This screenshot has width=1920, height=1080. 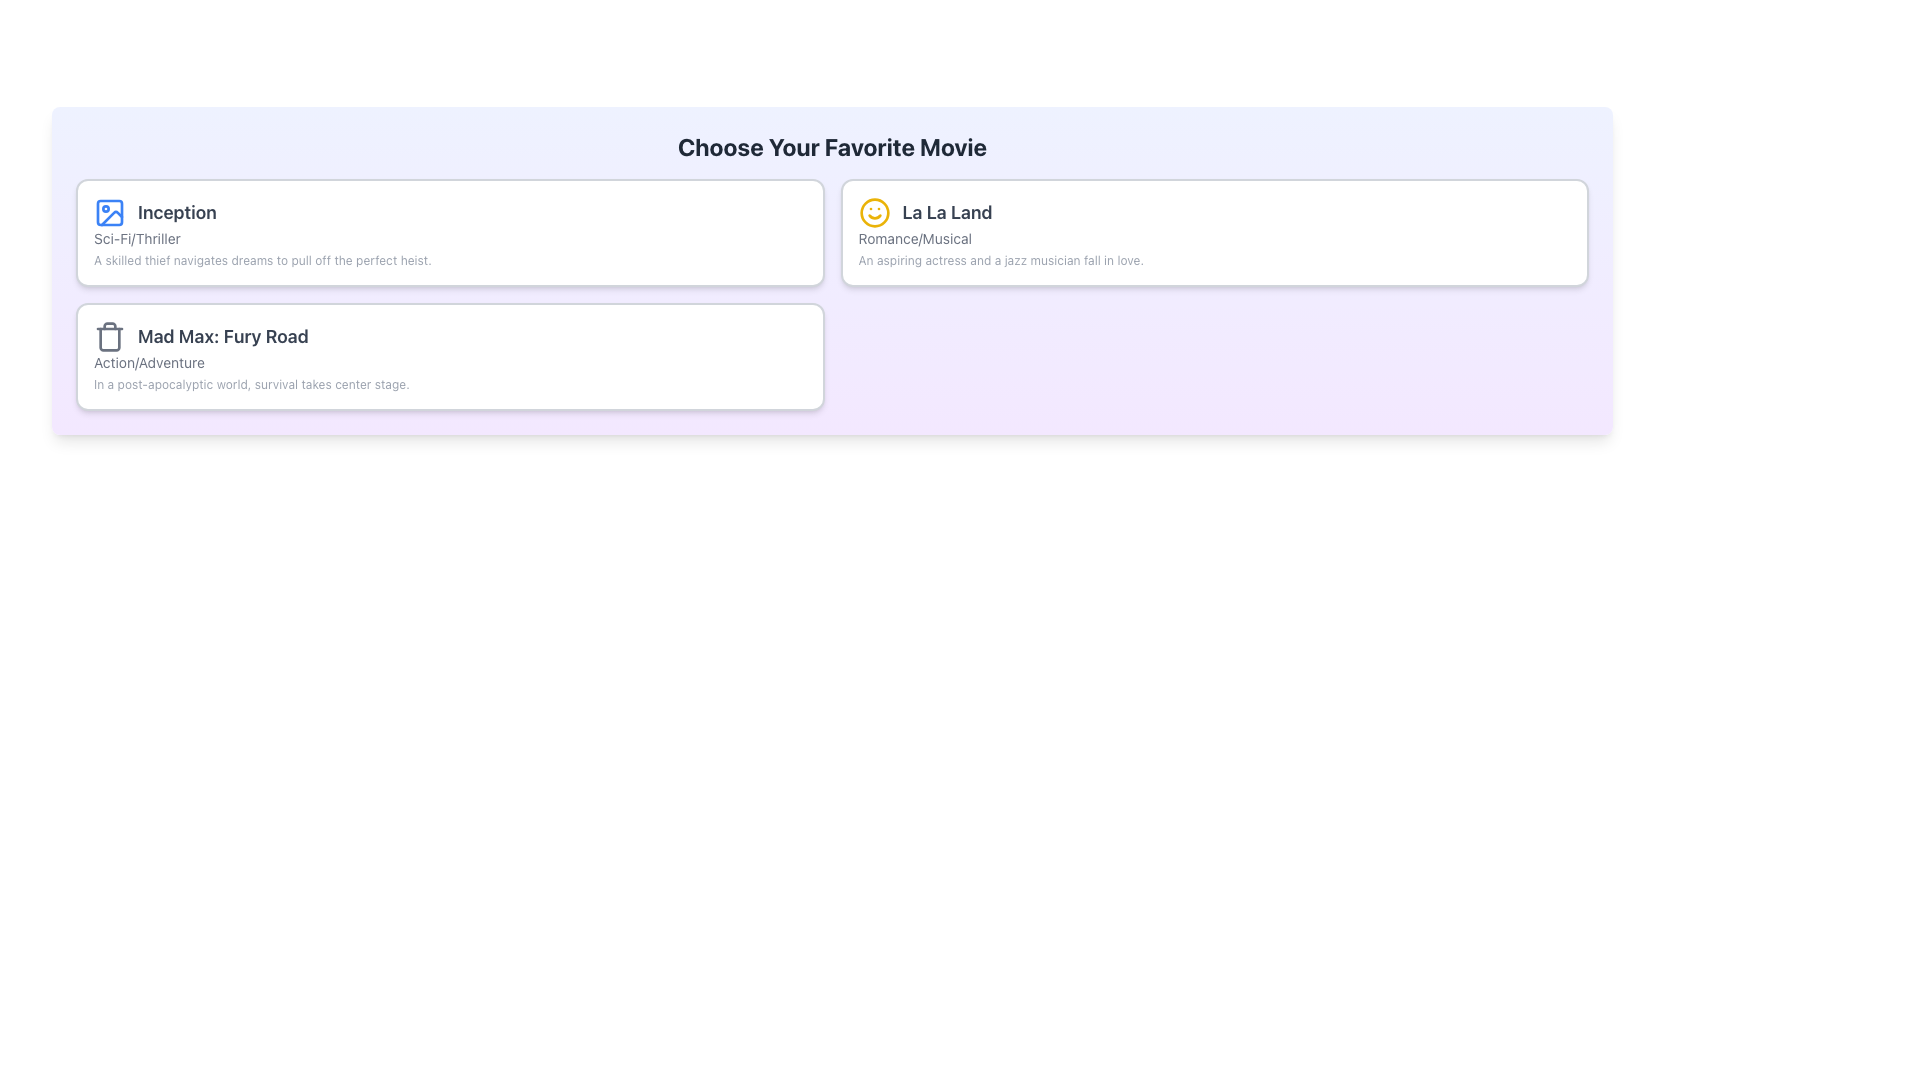 I want to click on the interactive movie card located in the first row and first column of the grid, so click(x=449, y=231).